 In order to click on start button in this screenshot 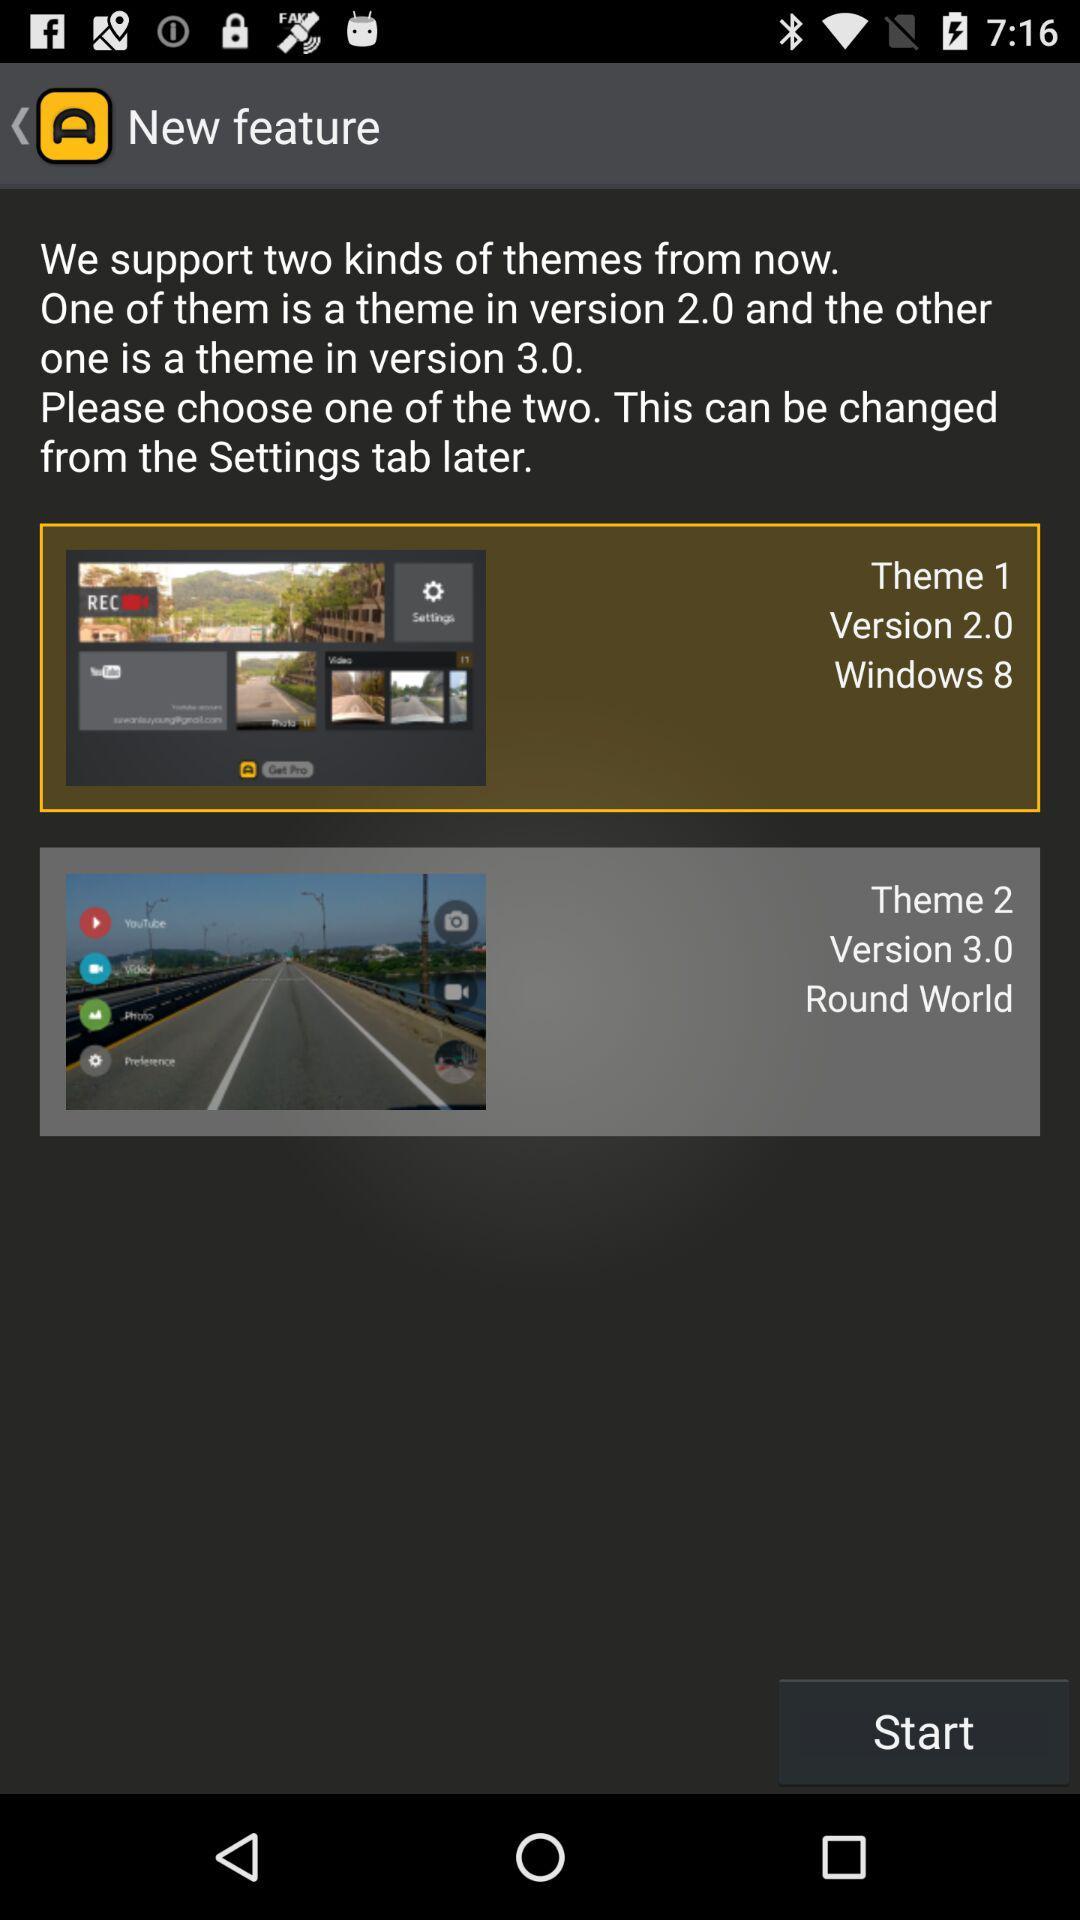, I will do `click(924, 1730)`.